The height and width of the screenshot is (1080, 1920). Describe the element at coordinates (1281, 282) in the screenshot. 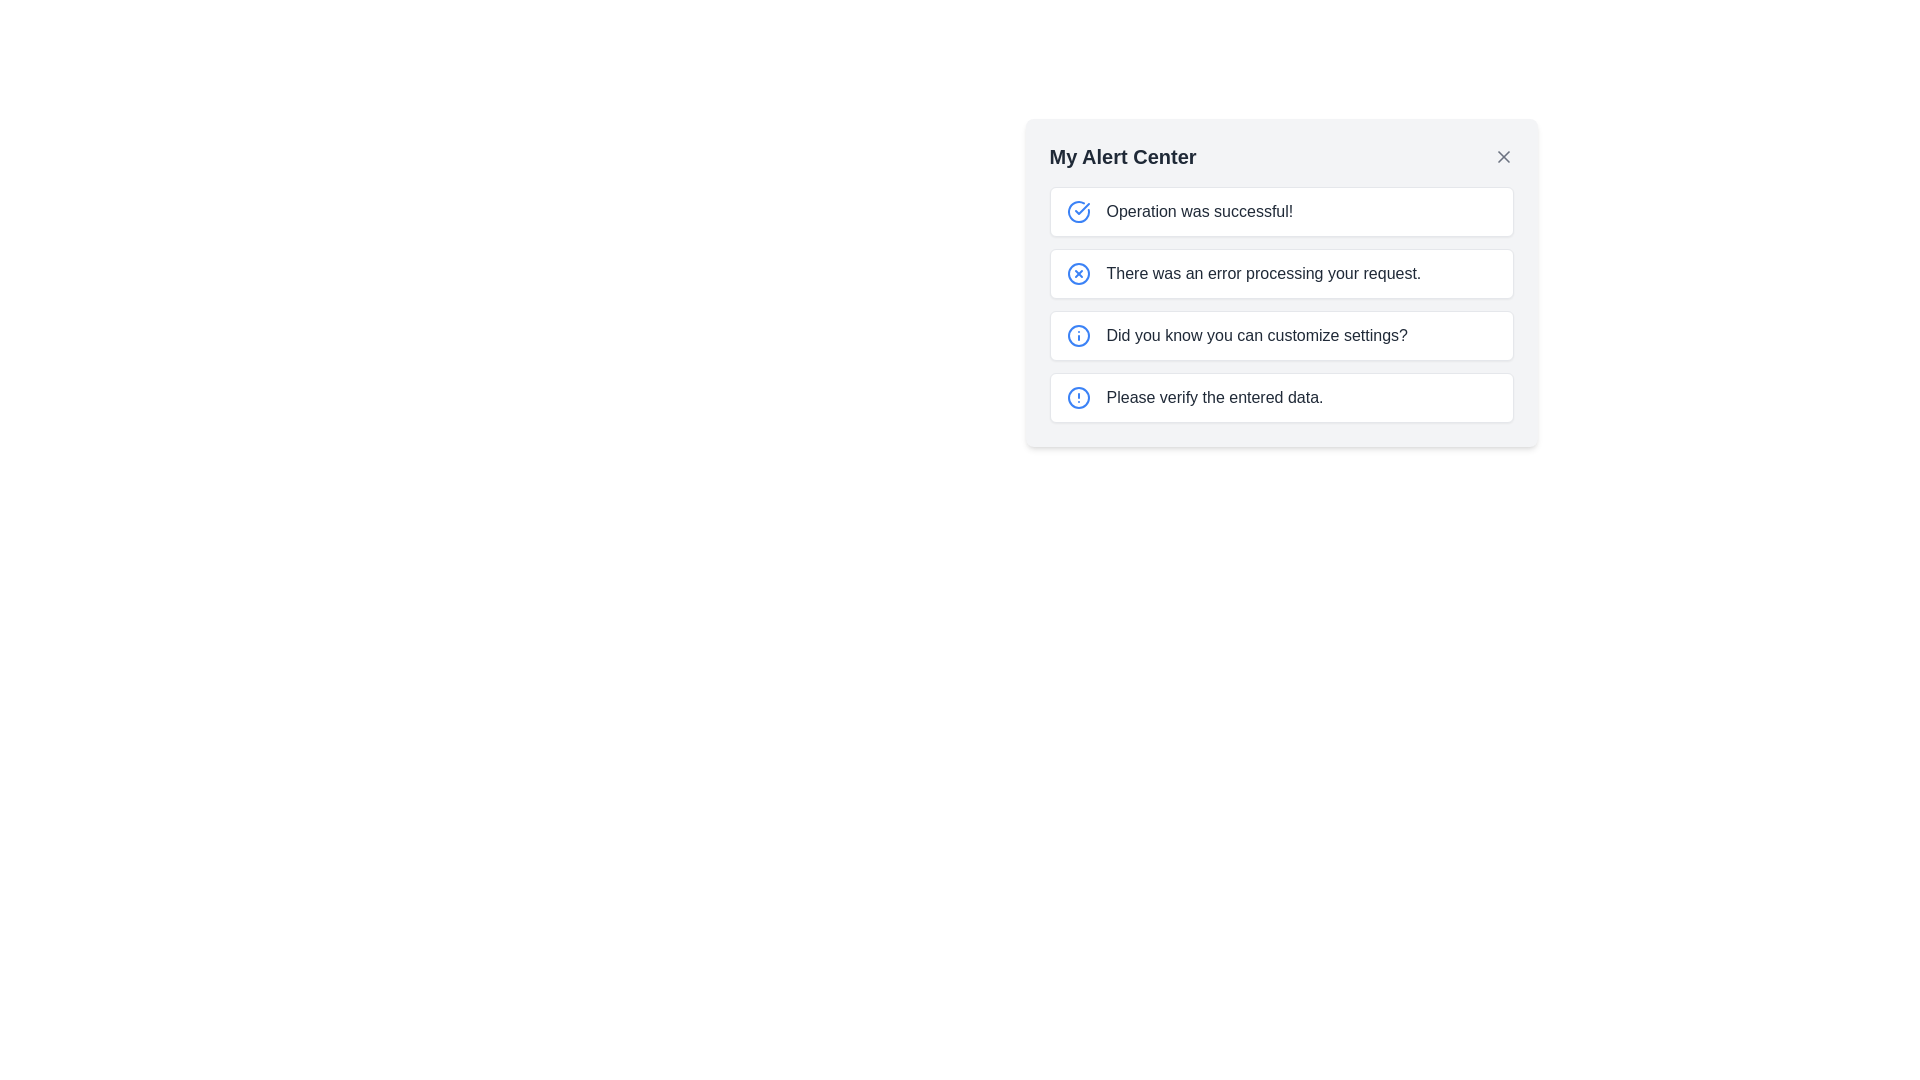

I see `the icon on the second alert message in the 'My Alert Center' panel` at that location.